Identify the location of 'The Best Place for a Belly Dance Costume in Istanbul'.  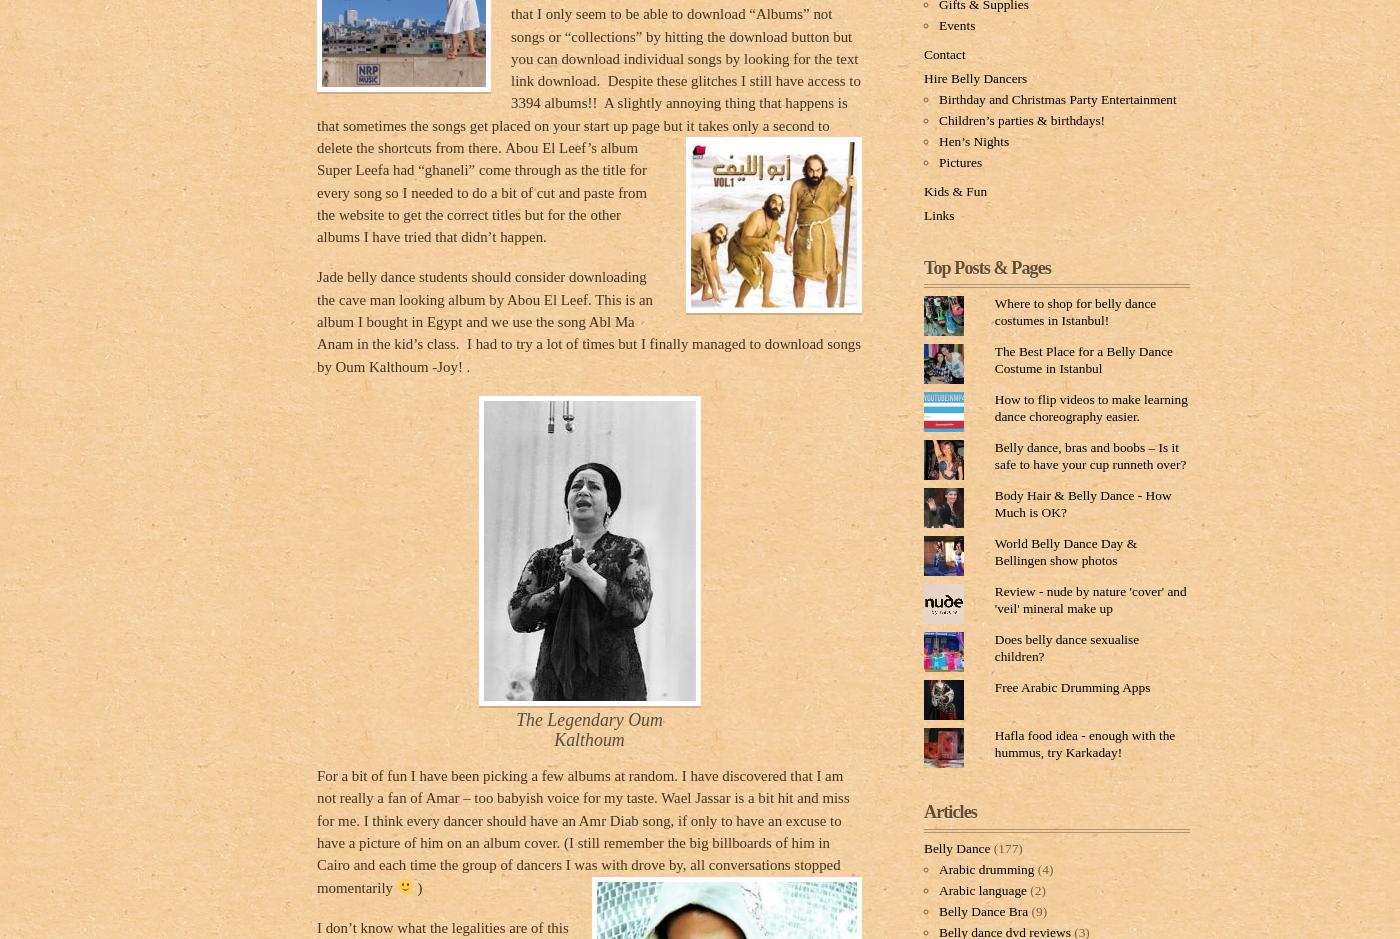
(994, 358).